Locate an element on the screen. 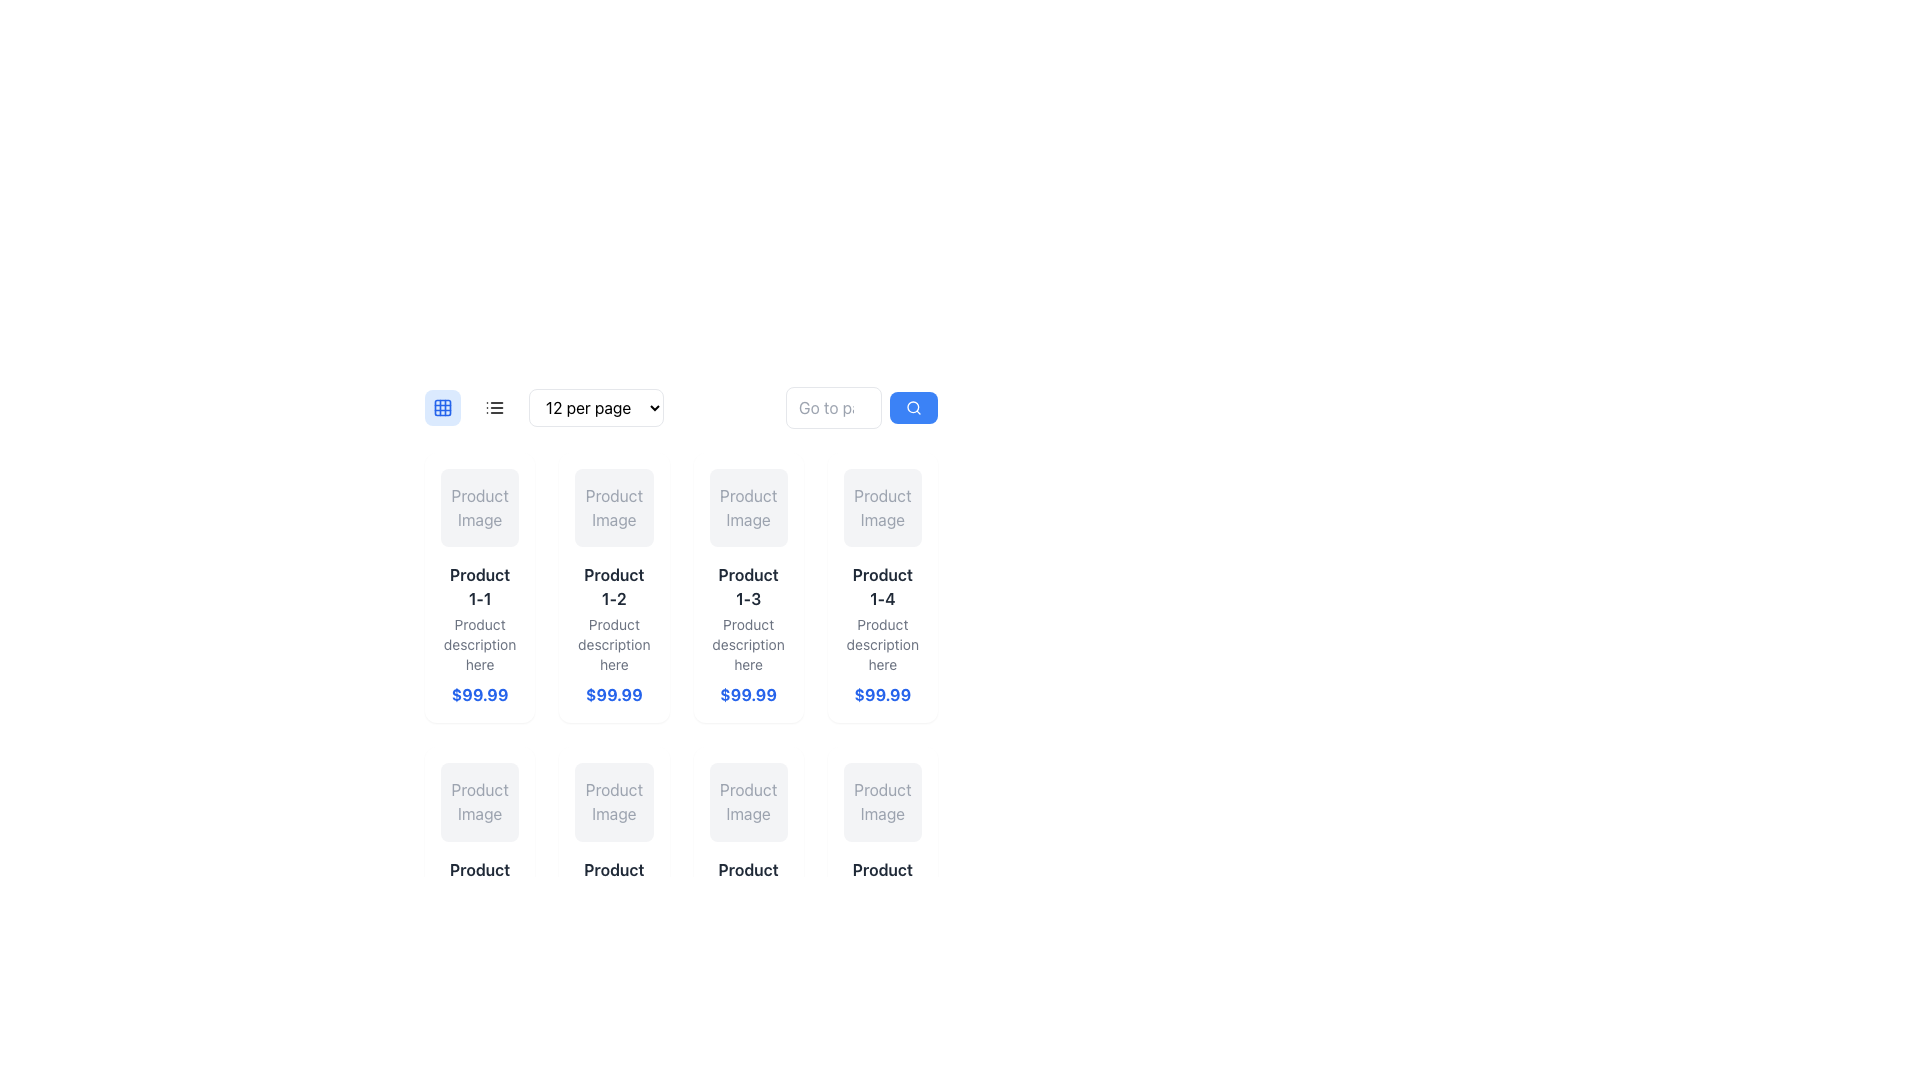  the dropdown menu that allows selection of items per page is located at coordinates (544, 407).